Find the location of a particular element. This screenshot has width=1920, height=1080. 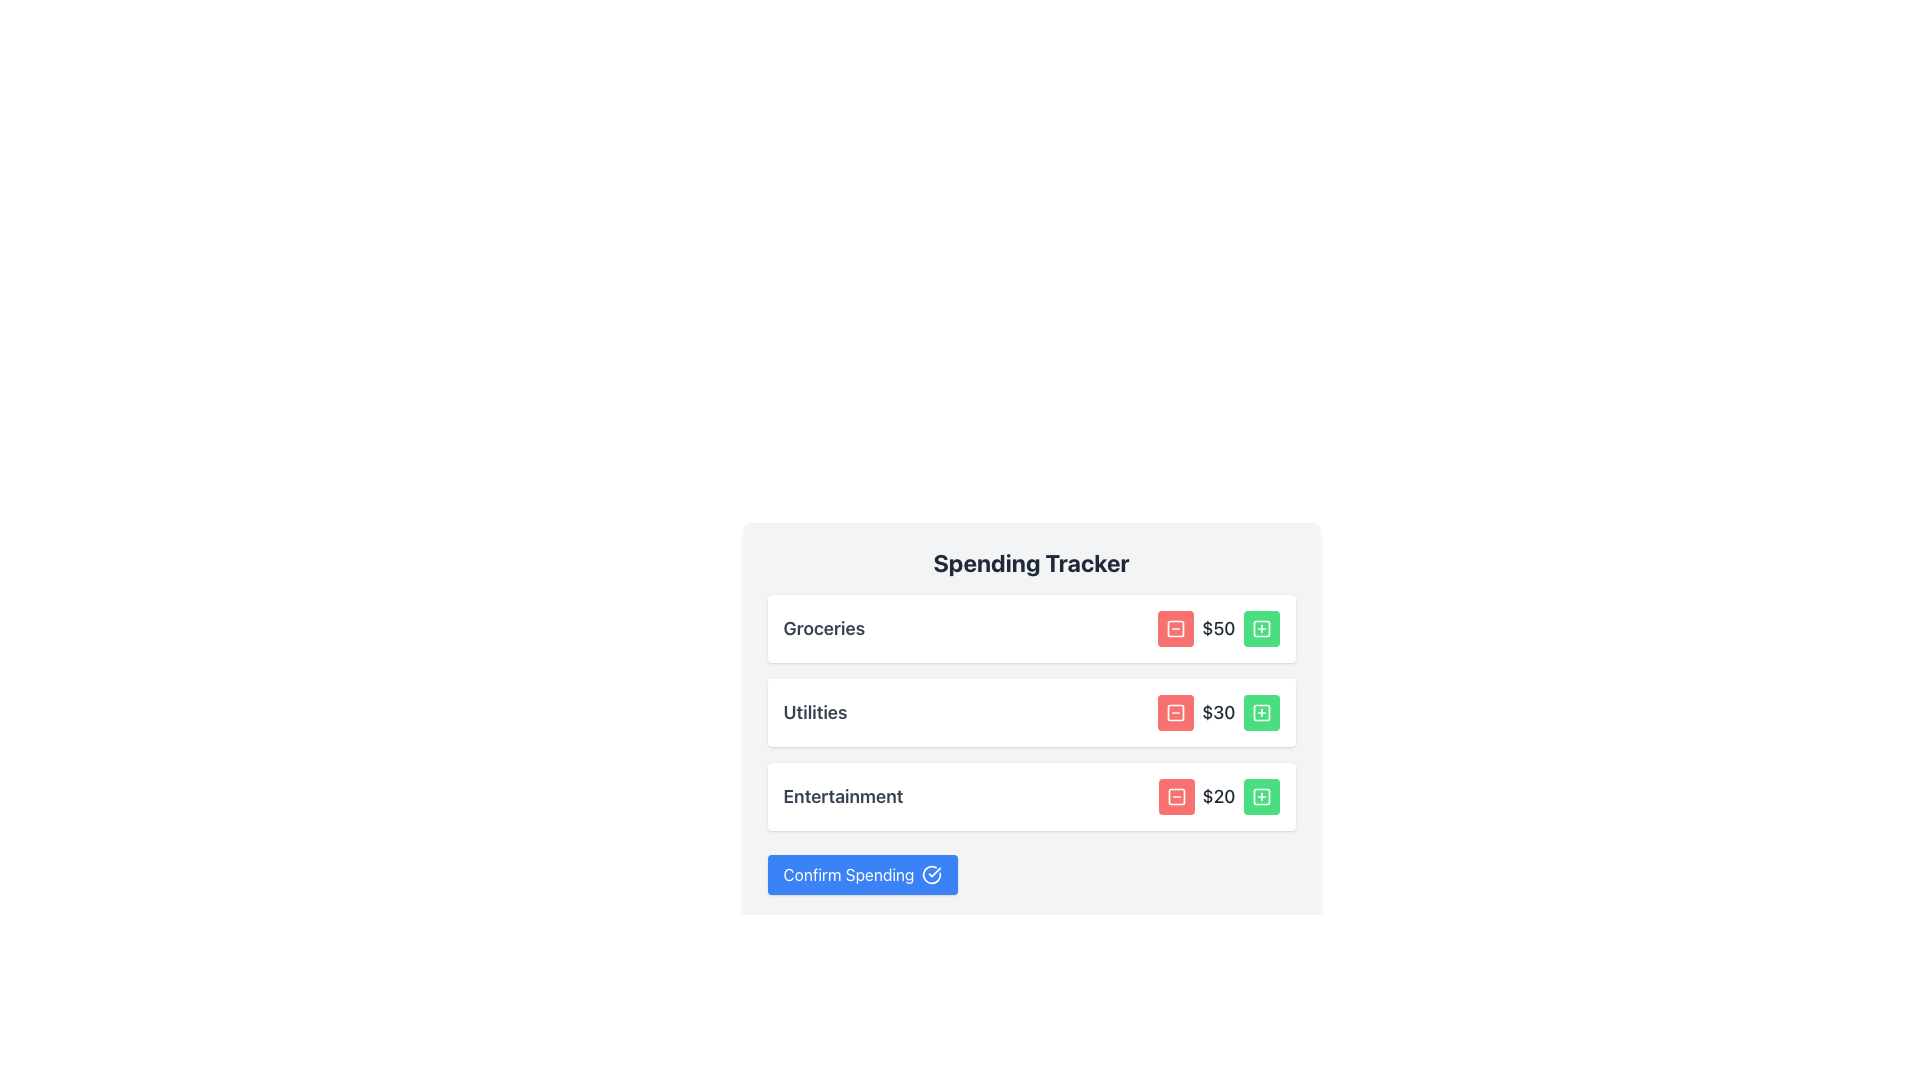

the small green button with a square outline and a centered plus symbol located on the right side of the first row in the 'Groceries' list under 'Spending Tracker' is located at coordinates (1260, 627).